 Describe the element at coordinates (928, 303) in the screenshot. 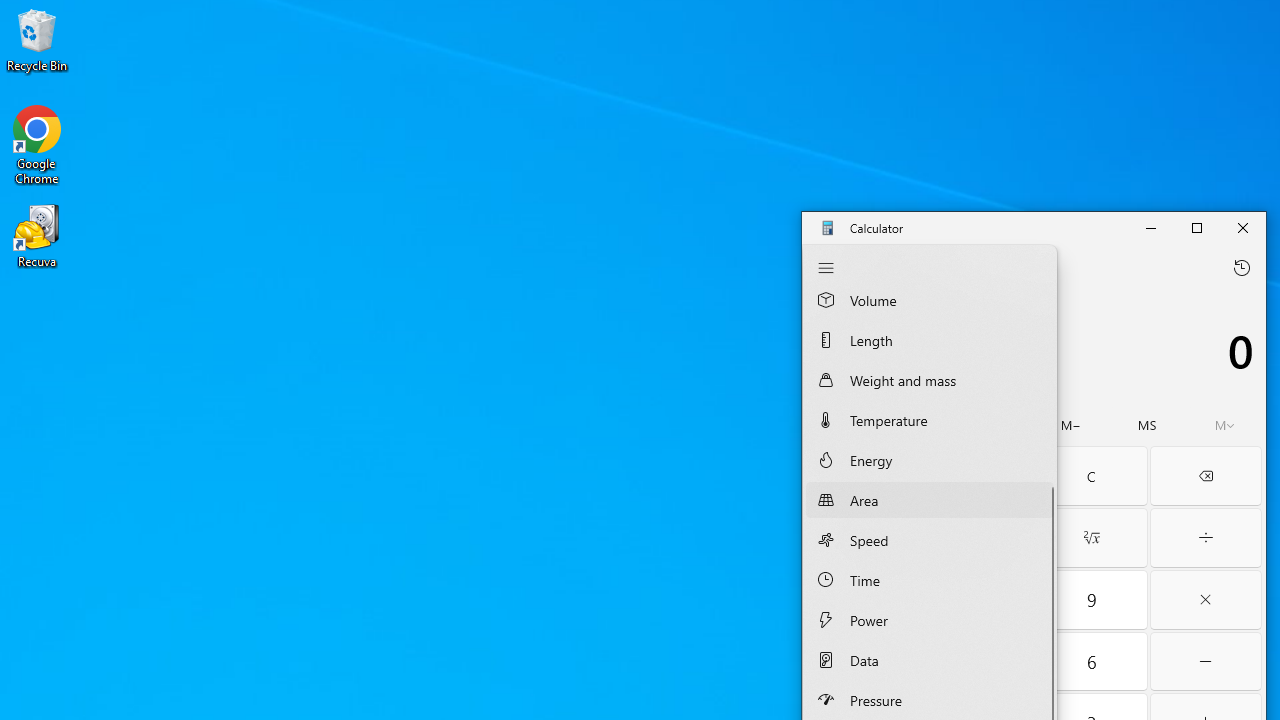

I see `'Volume Converter'` at that location.